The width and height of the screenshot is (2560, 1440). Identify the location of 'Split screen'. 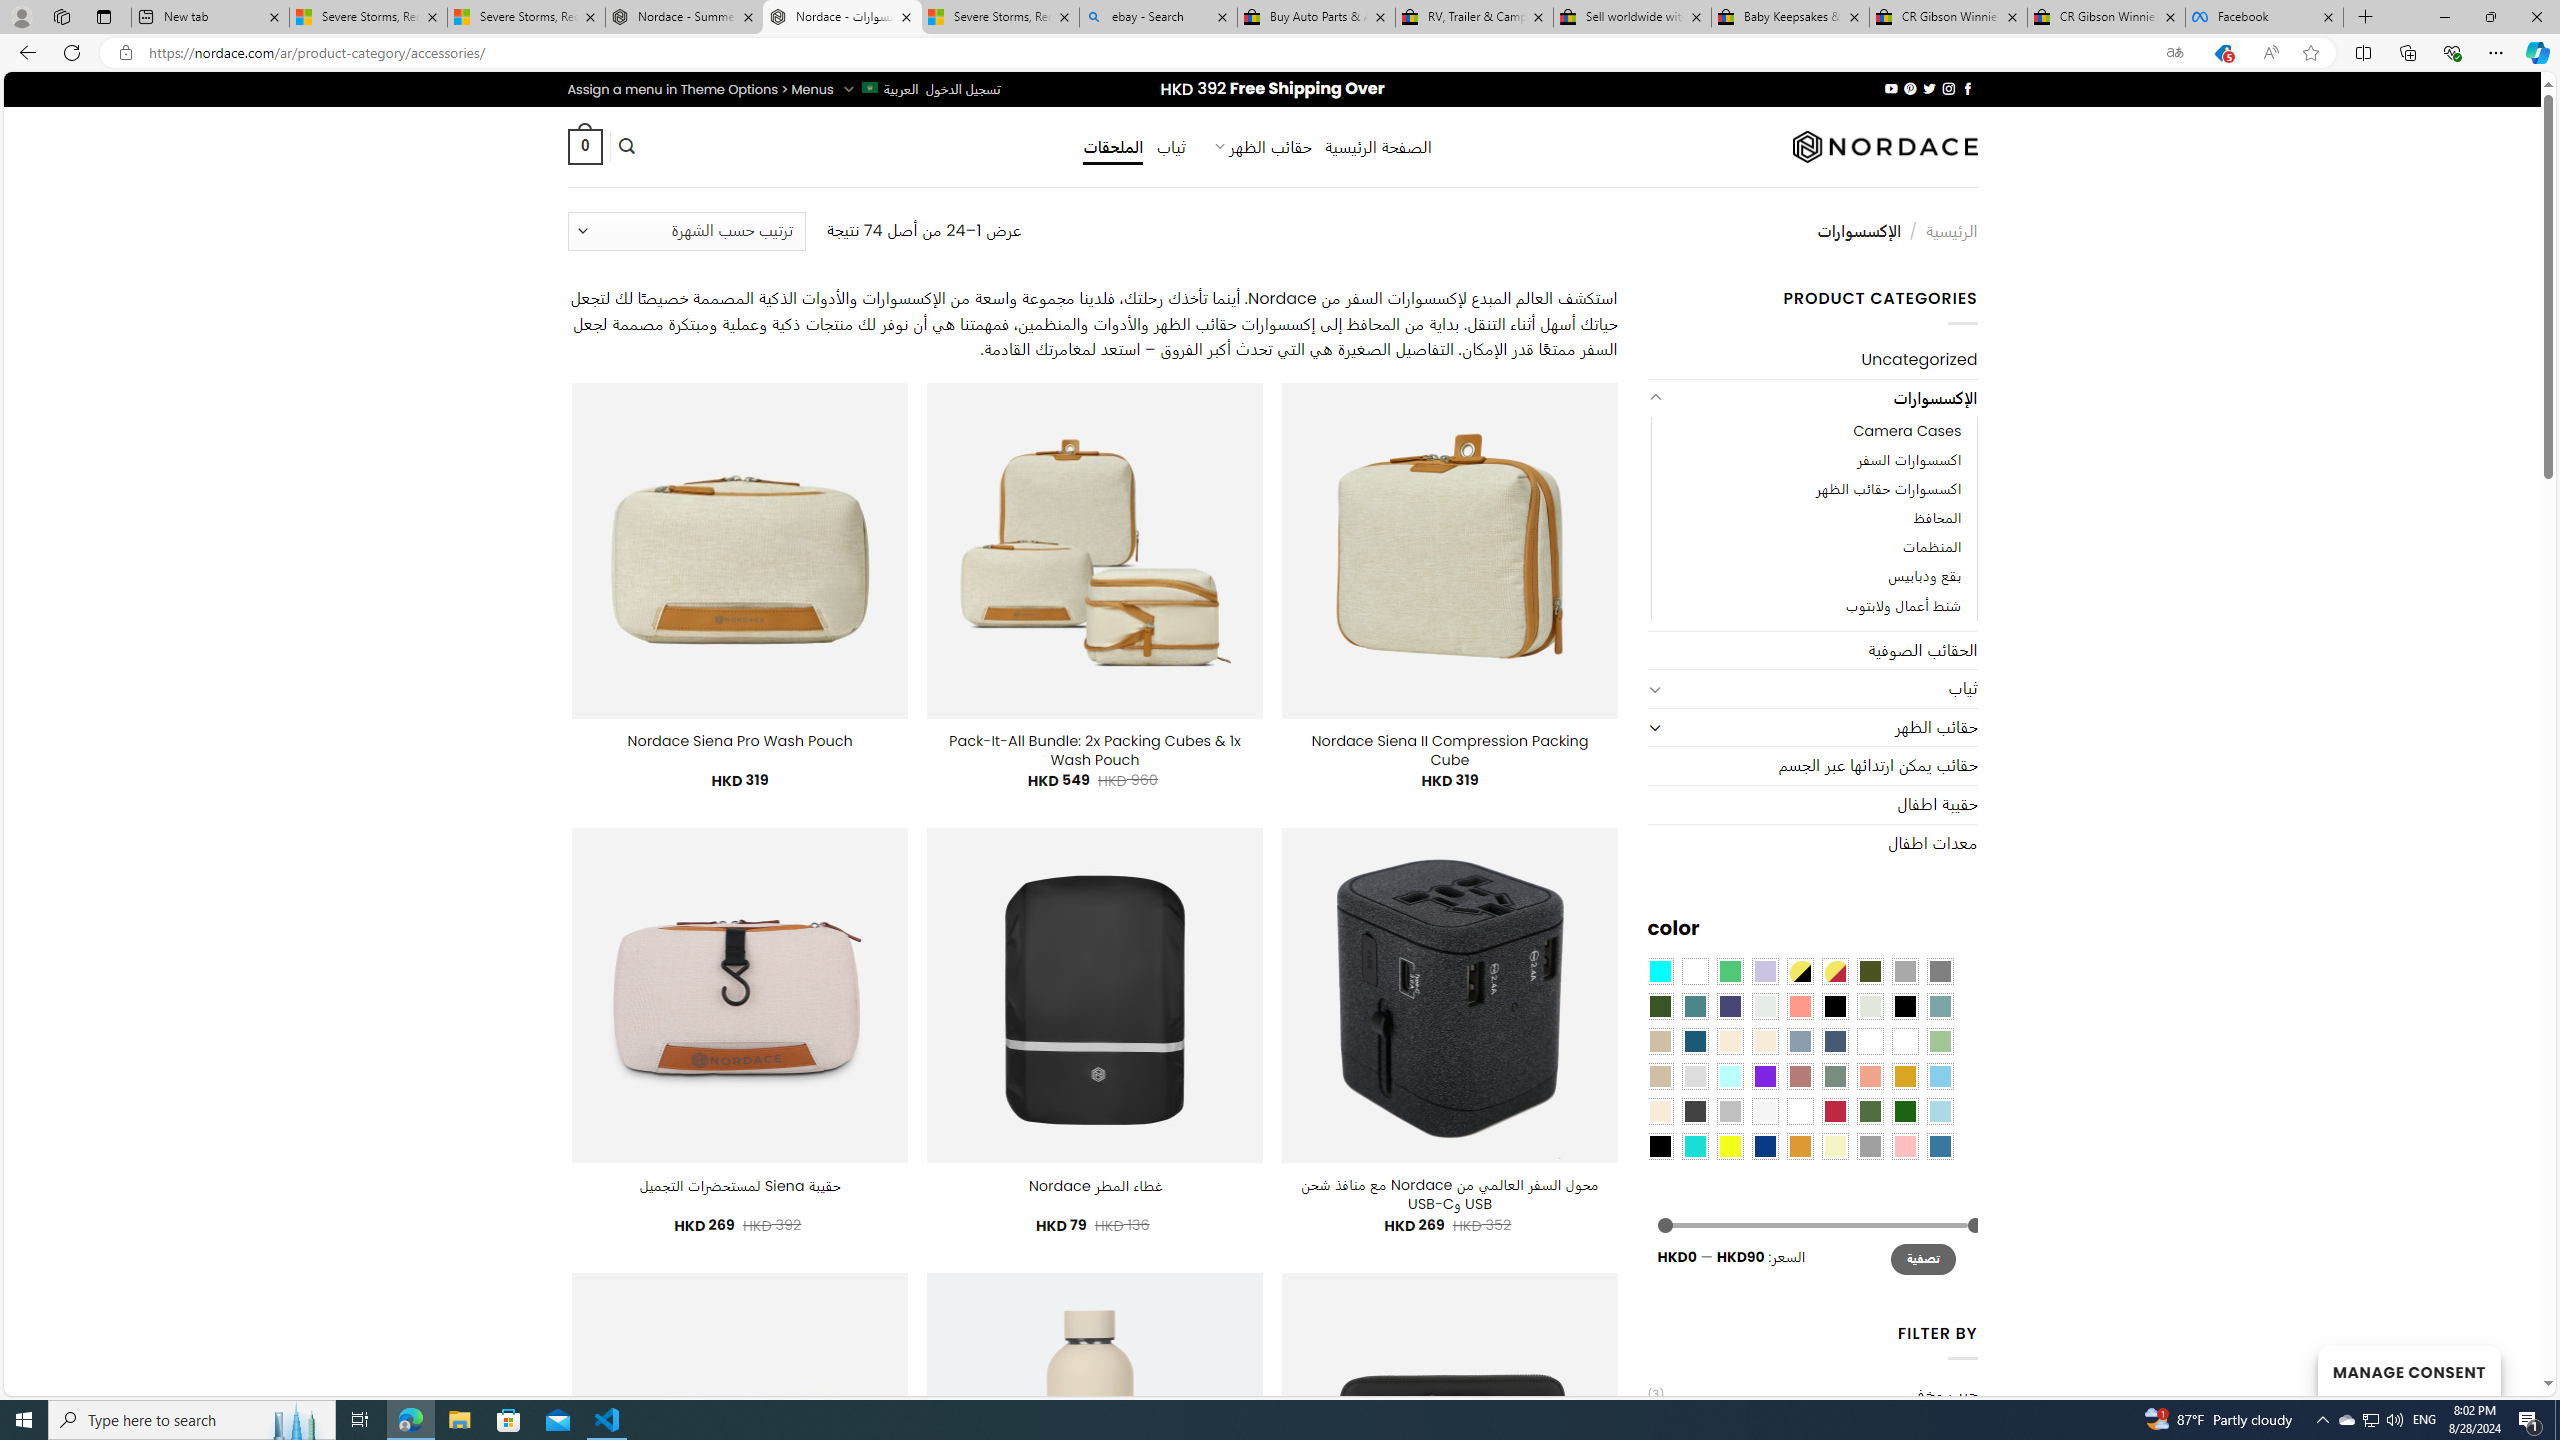
(2364, 51).